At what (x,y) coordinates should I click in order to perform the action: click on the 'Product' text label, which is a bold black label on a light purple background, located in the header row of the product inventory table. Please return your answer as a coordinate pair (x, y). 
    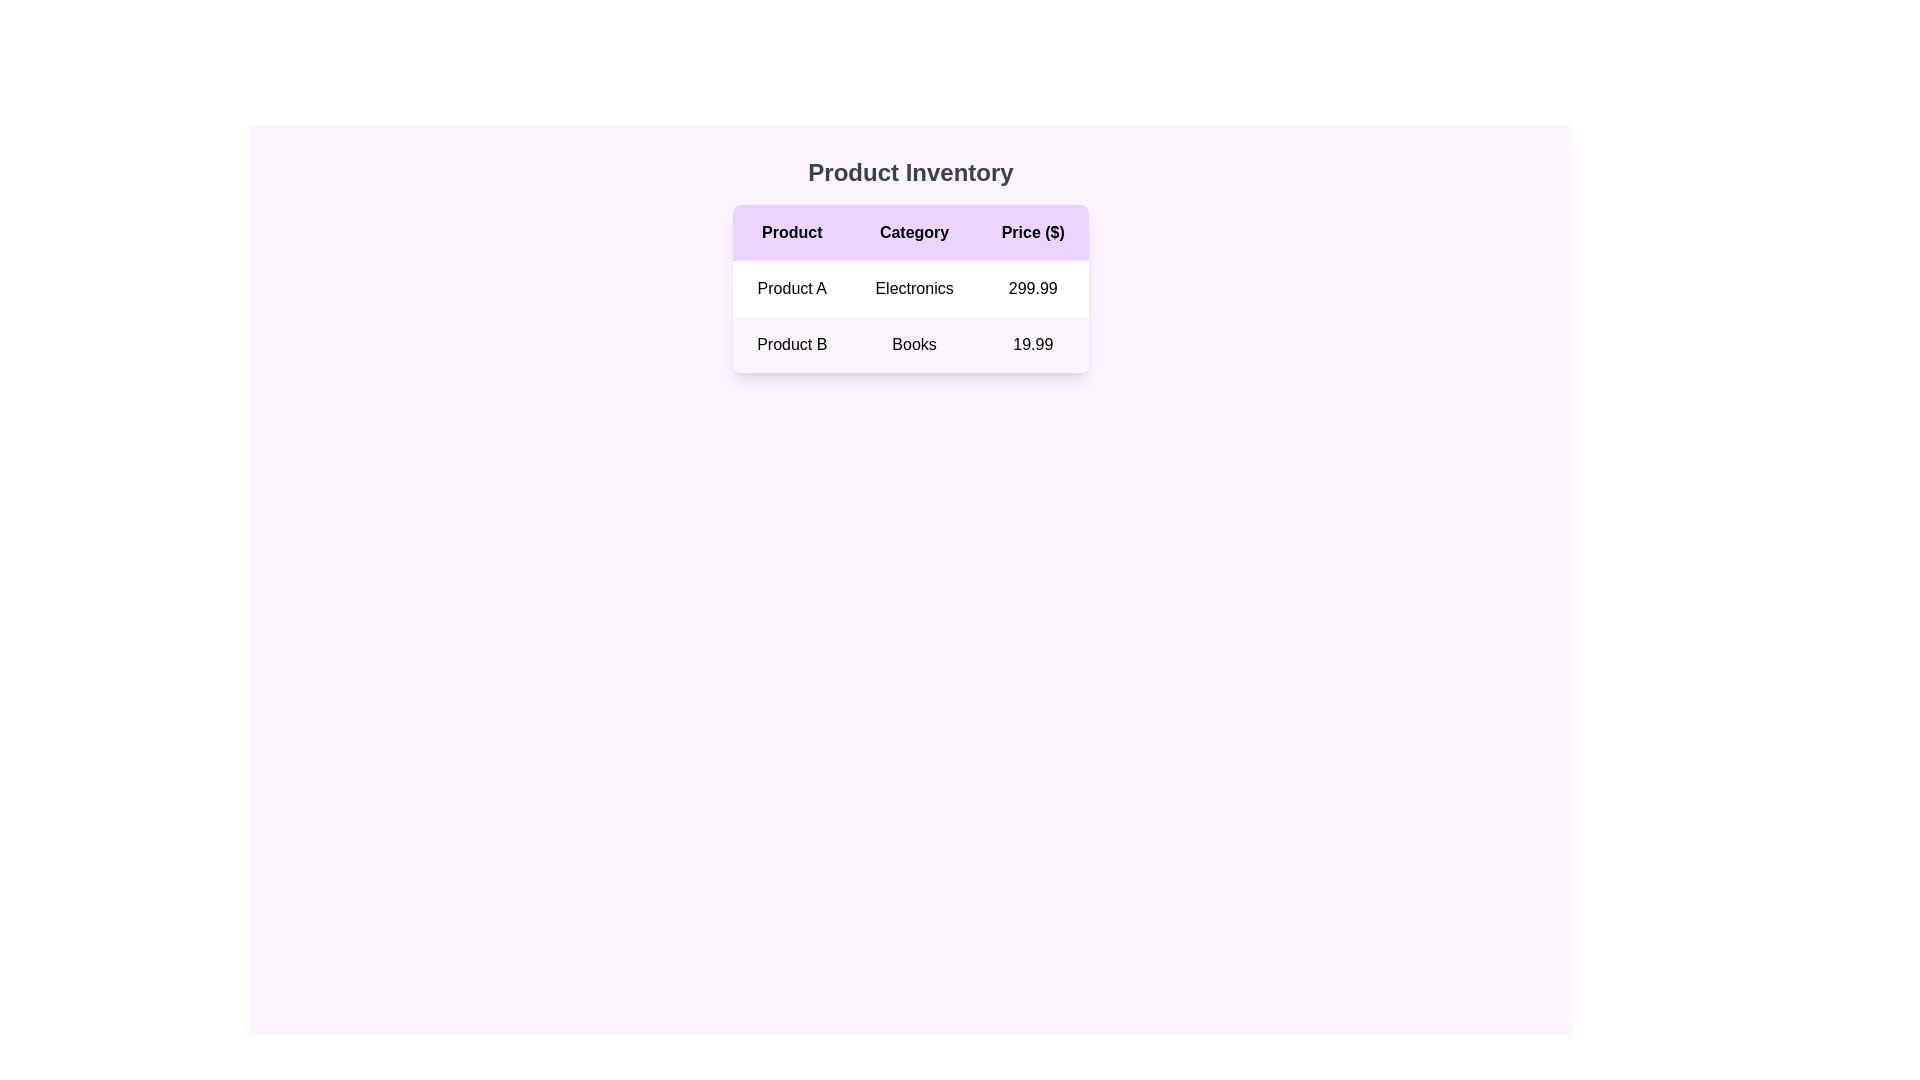
    Looking at the image, I should click on (791, 231).